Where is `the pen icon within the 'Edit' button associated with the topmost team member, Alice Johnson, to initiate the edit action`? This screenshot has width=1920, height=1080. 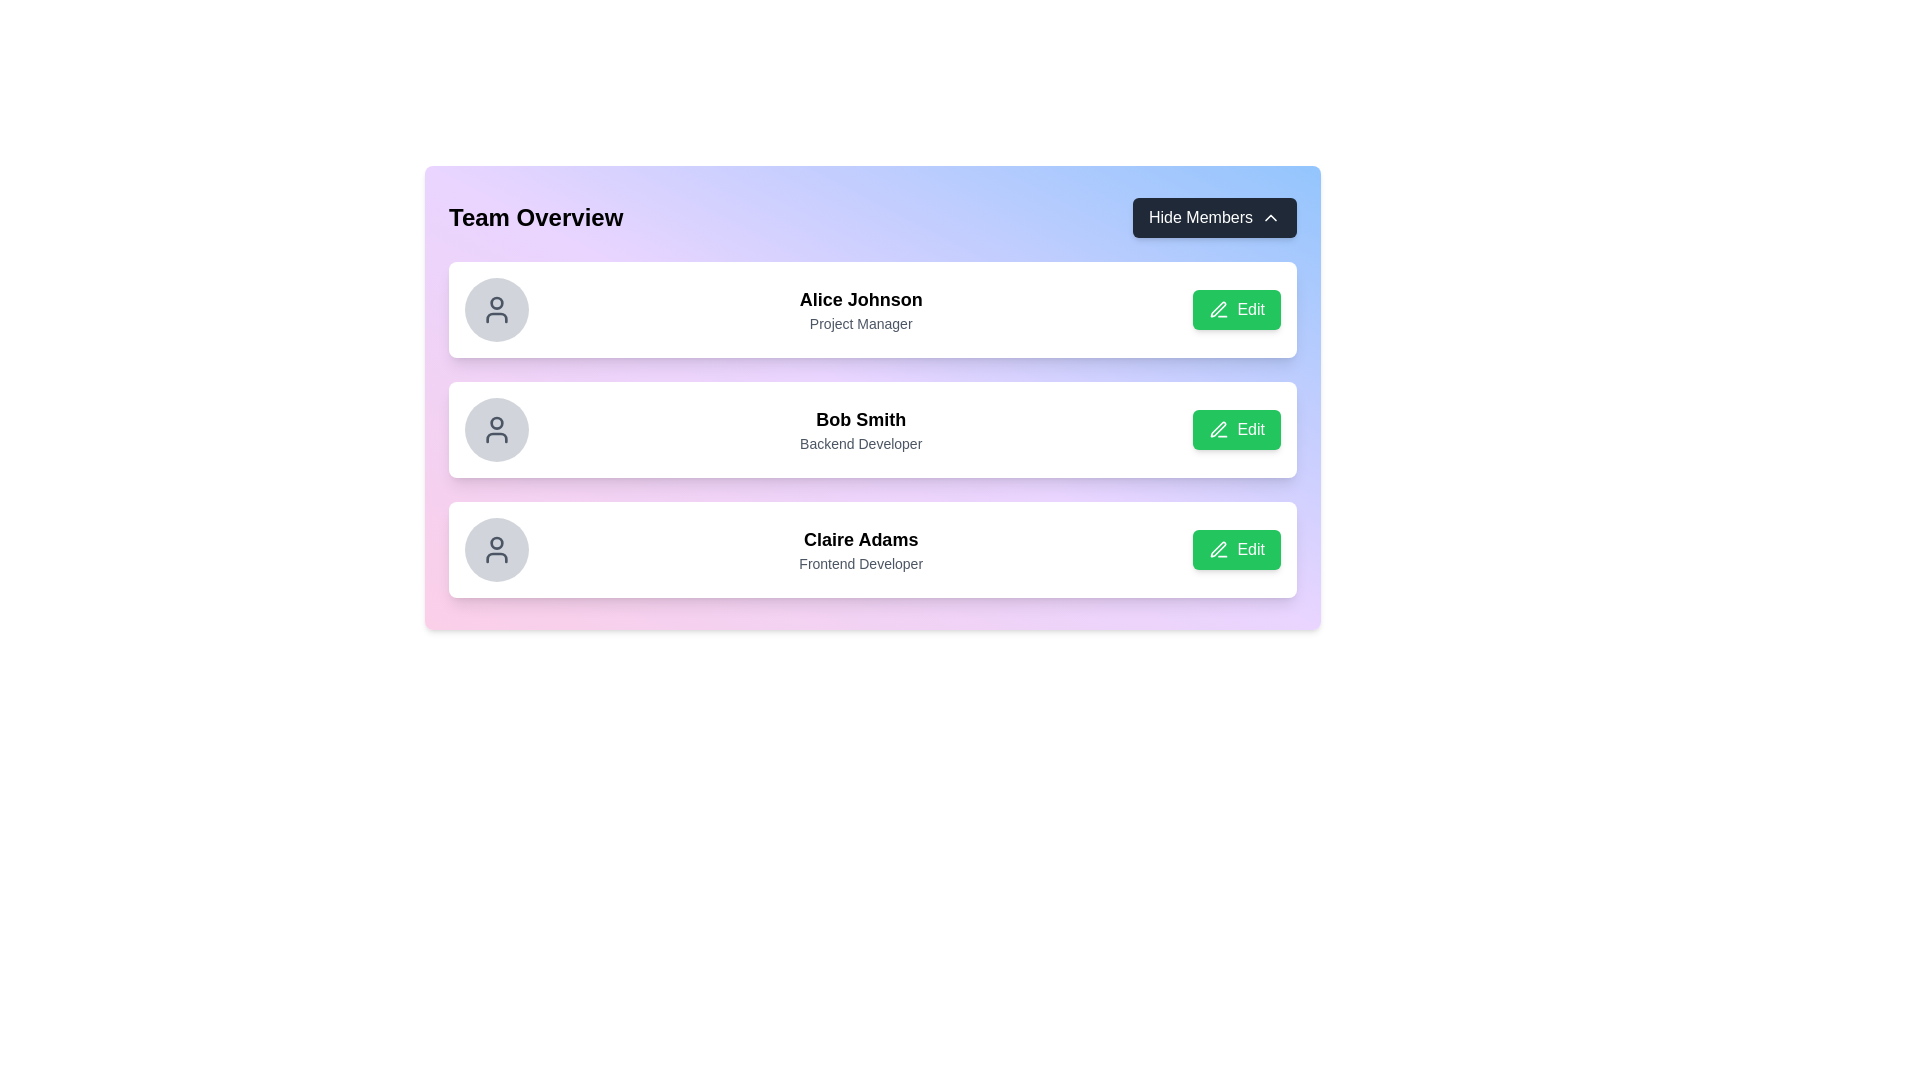
the pen icon within the 'Edit' button associated with the topmost team member, Alice Johnson, to initiate the edit action is located at coordinates (1218, 309).